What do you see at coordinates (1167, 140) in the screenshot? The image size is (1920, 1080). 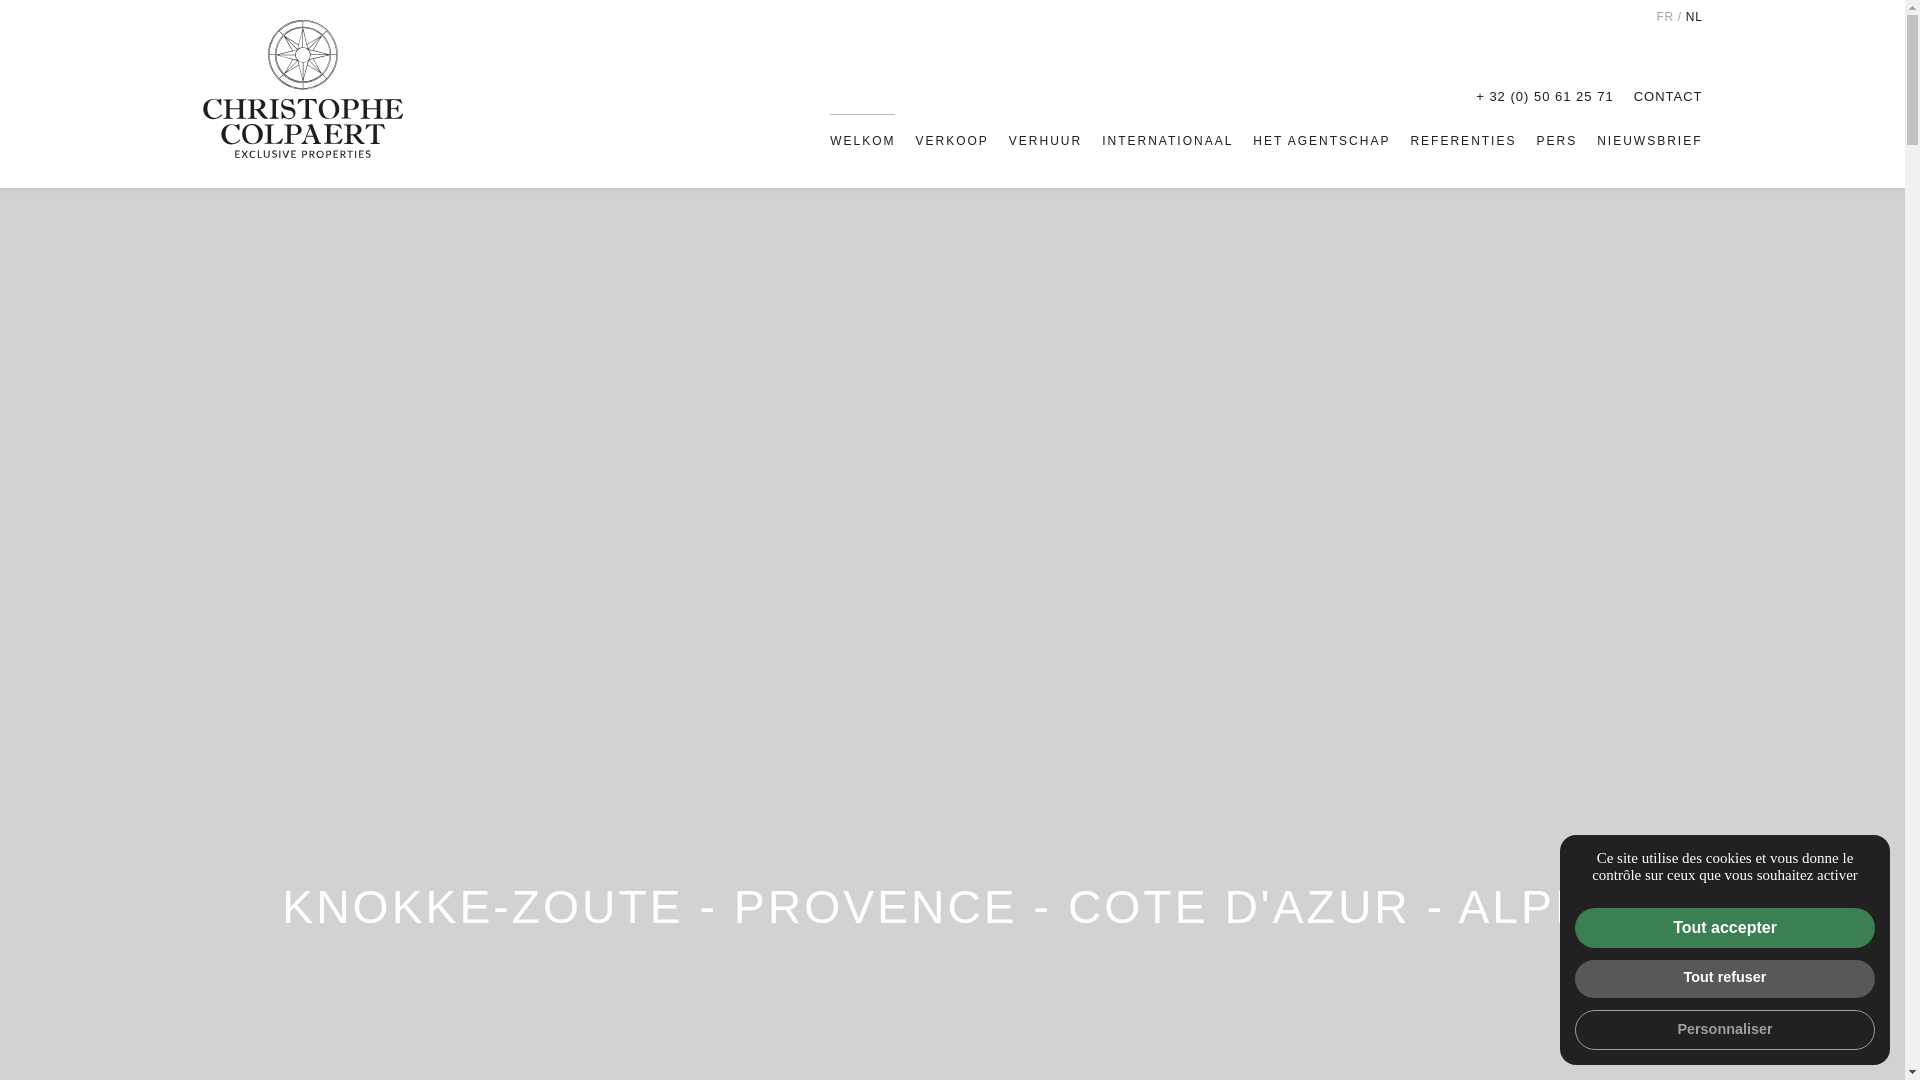 I see `'INTERNATIONAAL'` at bounding box center [1167, 140].